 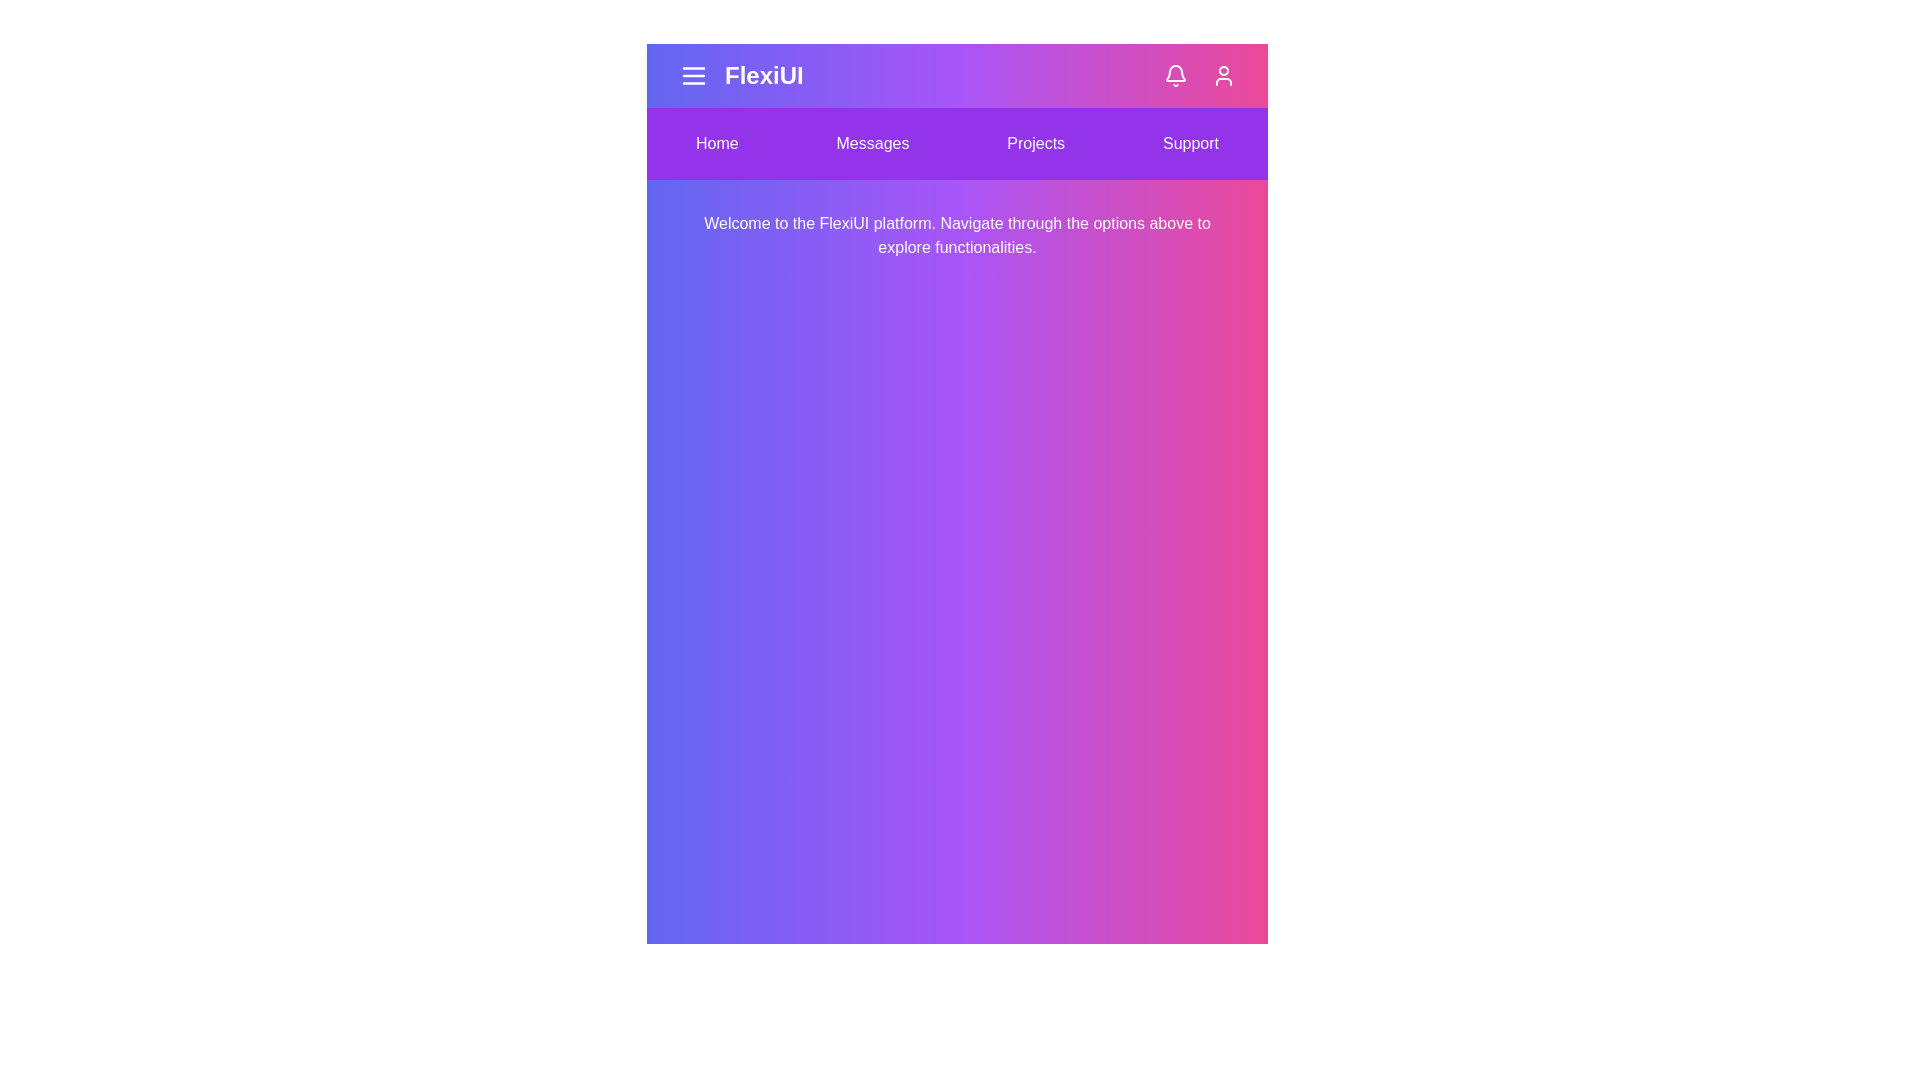 I want to click on the navigation item Support to navigate, so click(x=1190, y=142).